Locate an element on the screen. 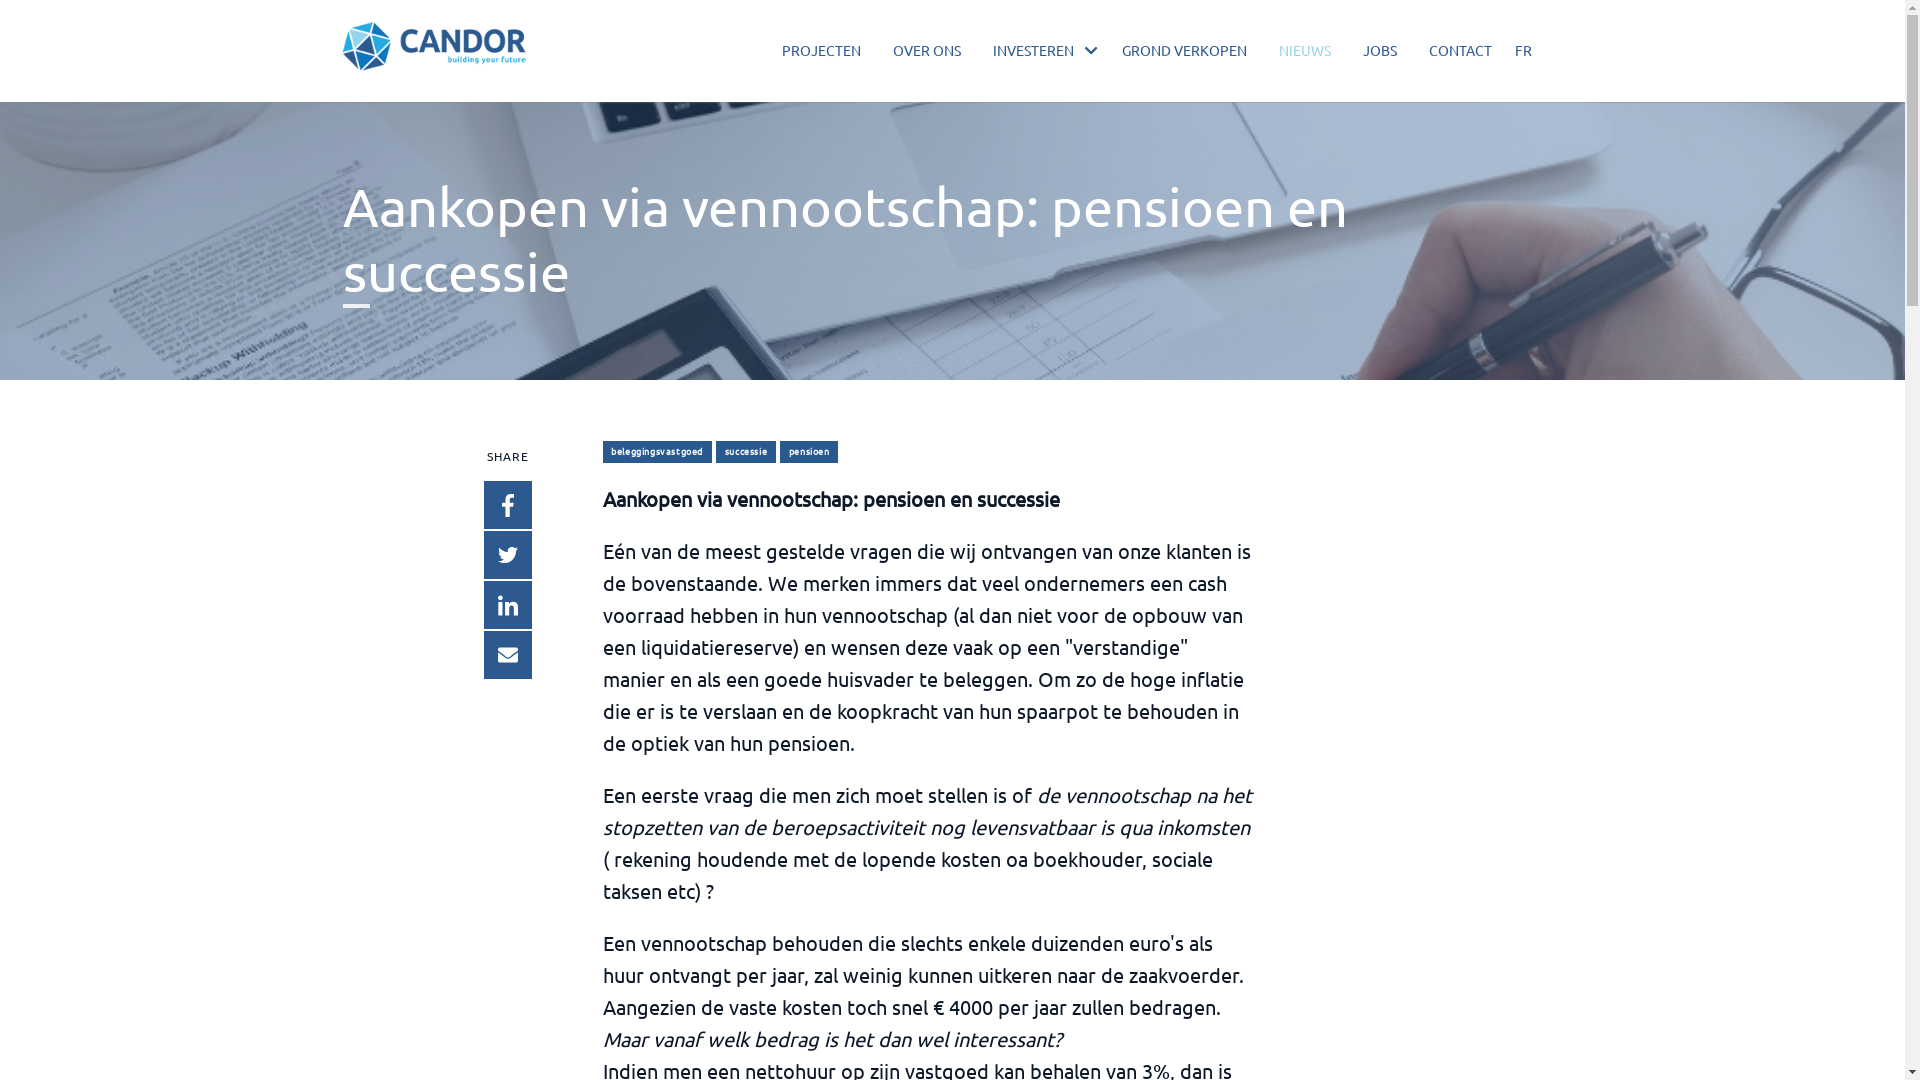 The image size is (1920, 1080). 'beleggingsvastgoed' is located at coordinates (656, 451).